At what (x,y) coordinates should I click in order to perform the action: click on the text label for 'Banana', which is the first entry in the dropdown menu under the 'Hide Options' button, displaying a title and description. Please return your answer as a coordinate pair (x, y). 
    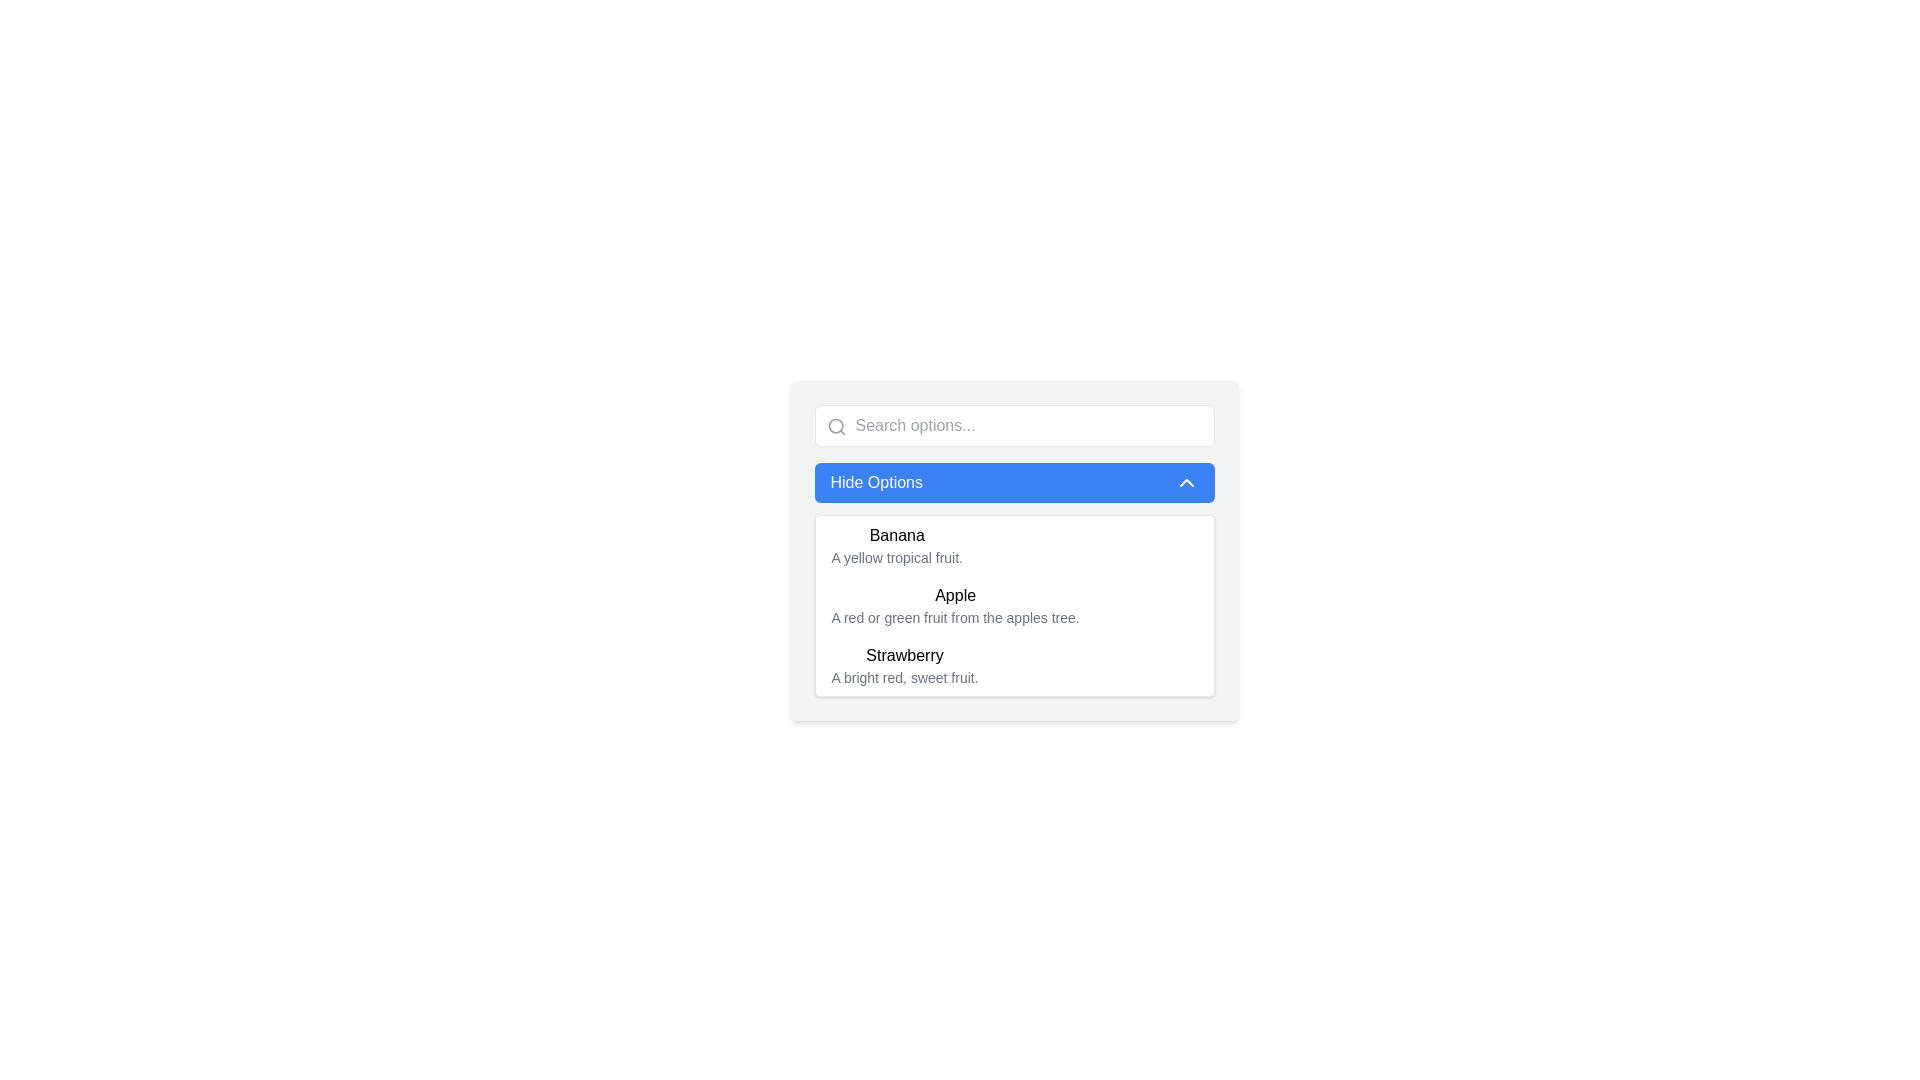
    Looking at the image, I should click on (896, 546).